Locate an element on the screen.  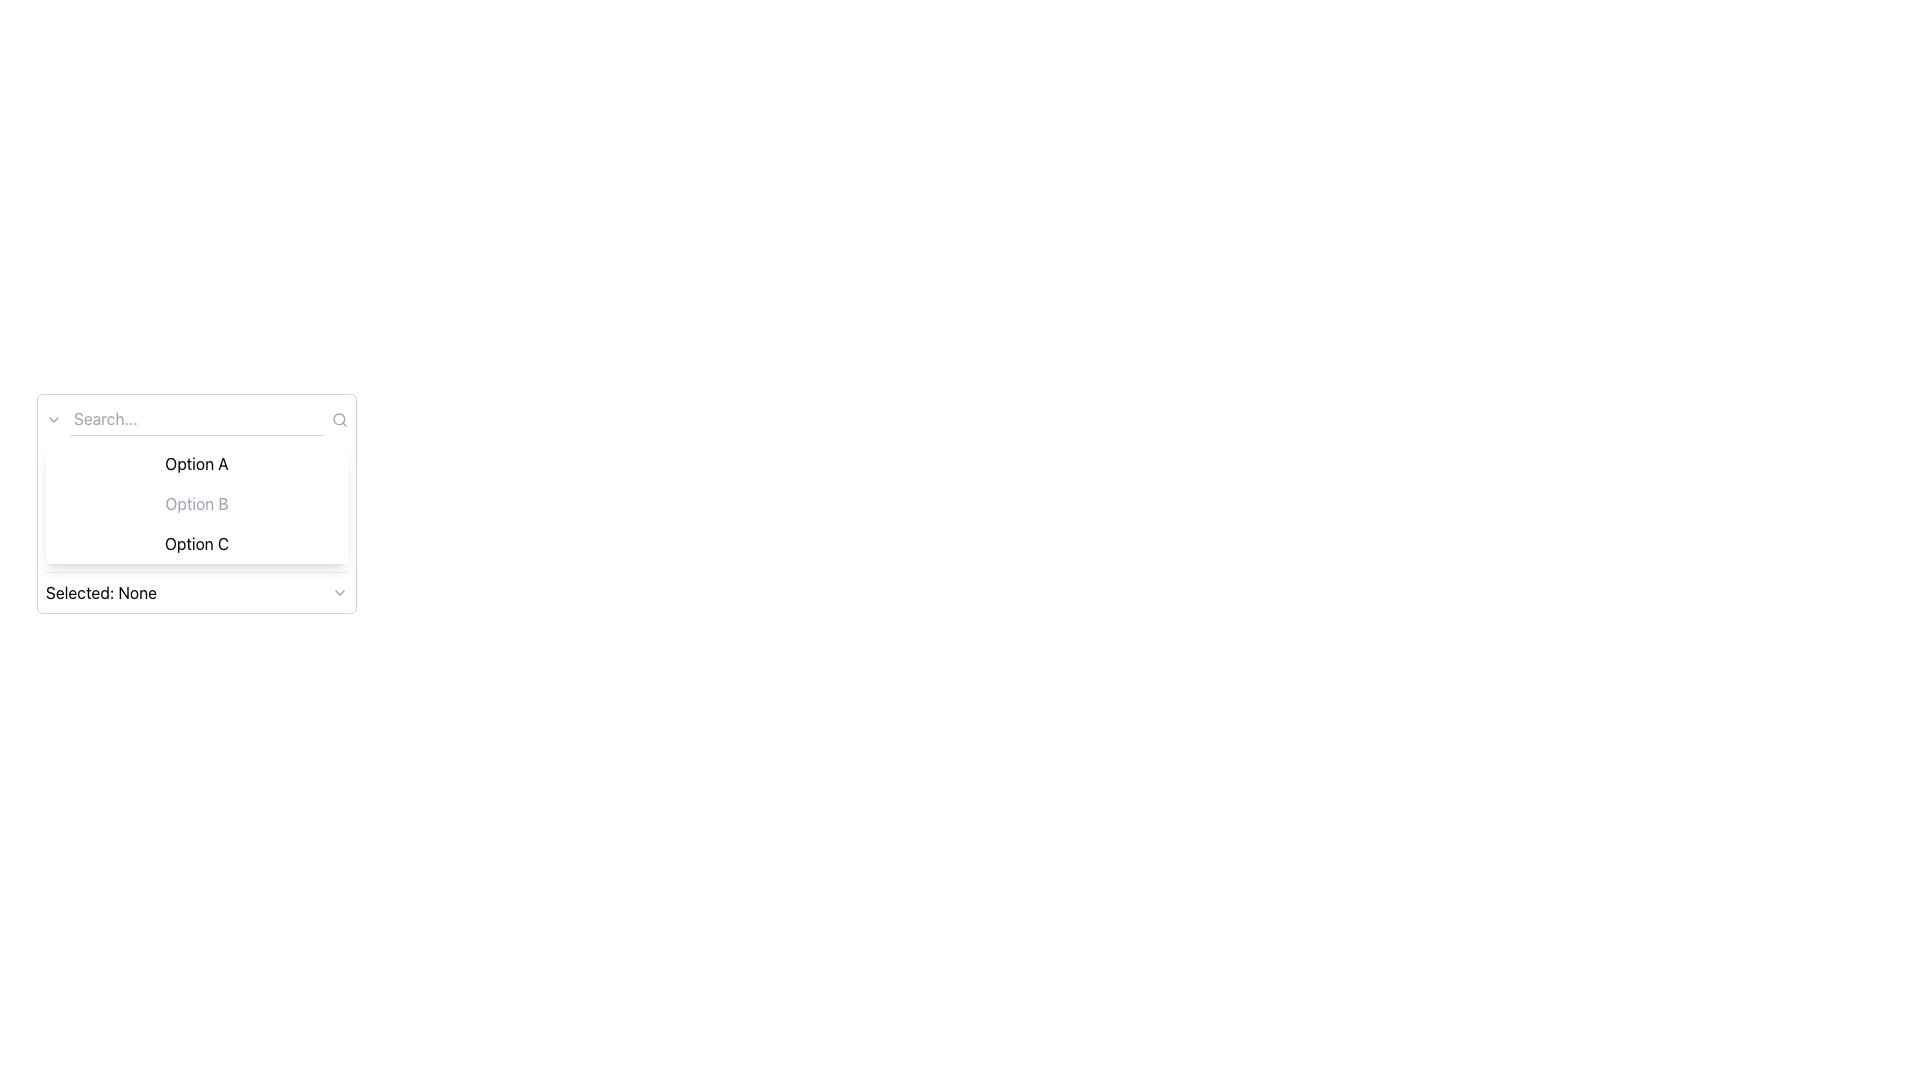
the downward-pointing chevron icon indicating dropdown functionality, located to the left of the input field with placeholder text 'Search...' is located at coordinates (53, 418).